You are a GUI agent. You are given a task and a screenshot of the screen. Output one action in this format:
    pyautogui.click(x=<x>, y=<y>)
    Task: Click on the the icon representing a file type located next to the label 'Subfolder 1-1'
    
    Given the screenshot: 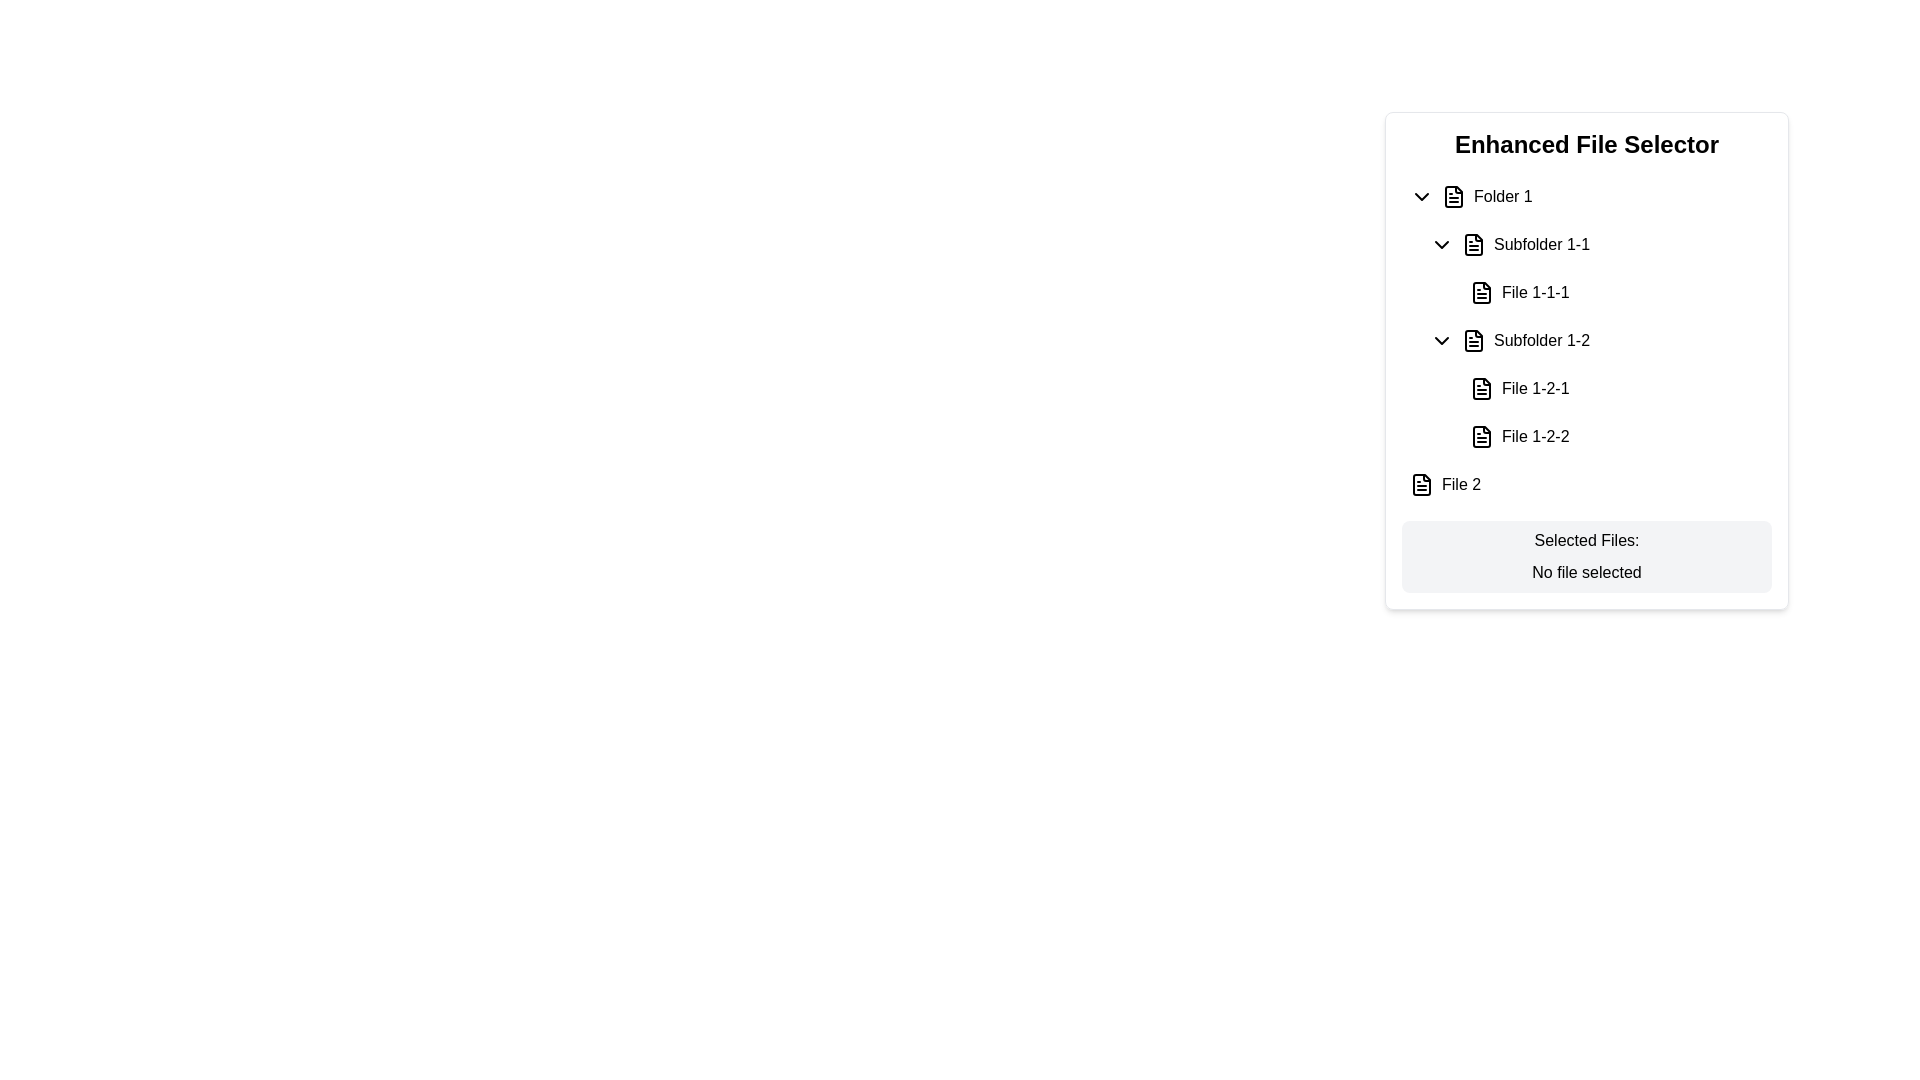 What is the action you would take?
    pyautogui.click(x=1473, y=244)
    